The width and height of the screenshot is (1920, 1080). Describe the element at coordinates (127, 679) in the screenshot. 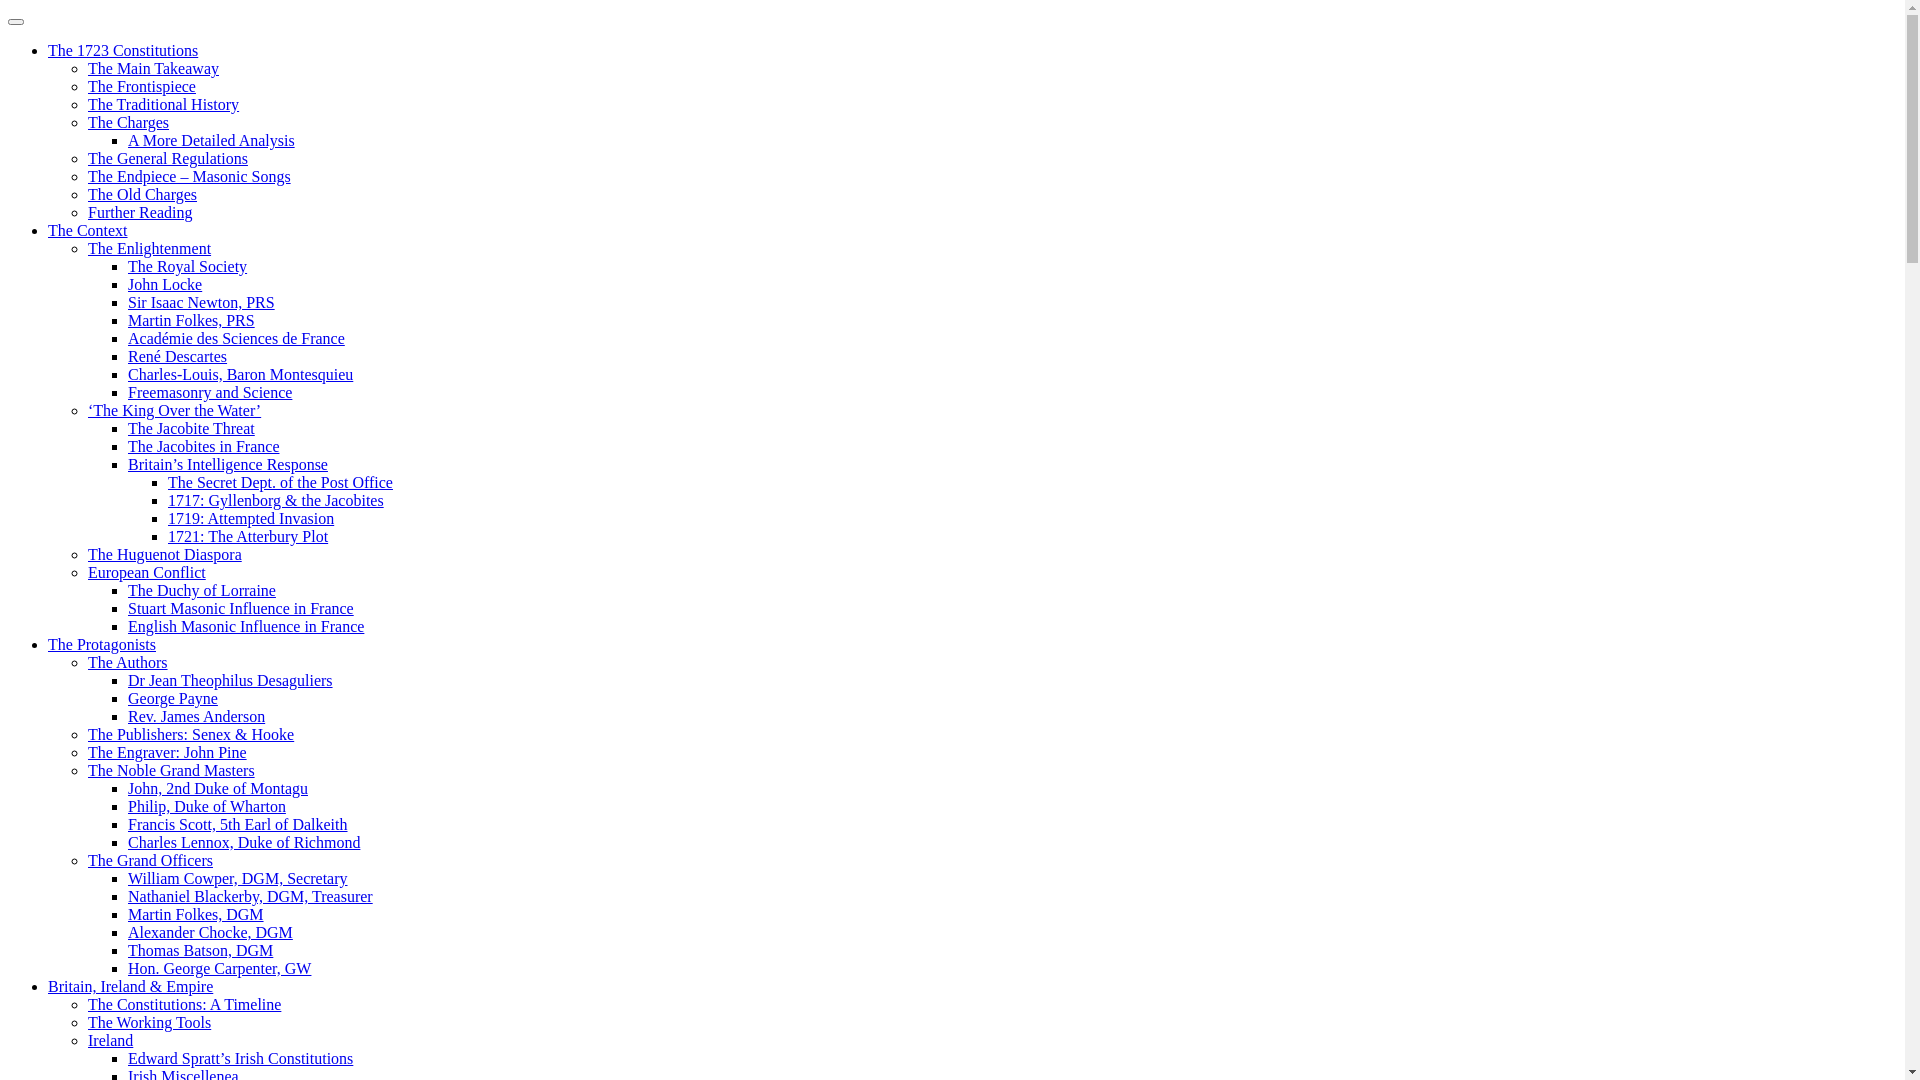

I see `'Dr Jean Theophilus Desaguliers'` at that location.